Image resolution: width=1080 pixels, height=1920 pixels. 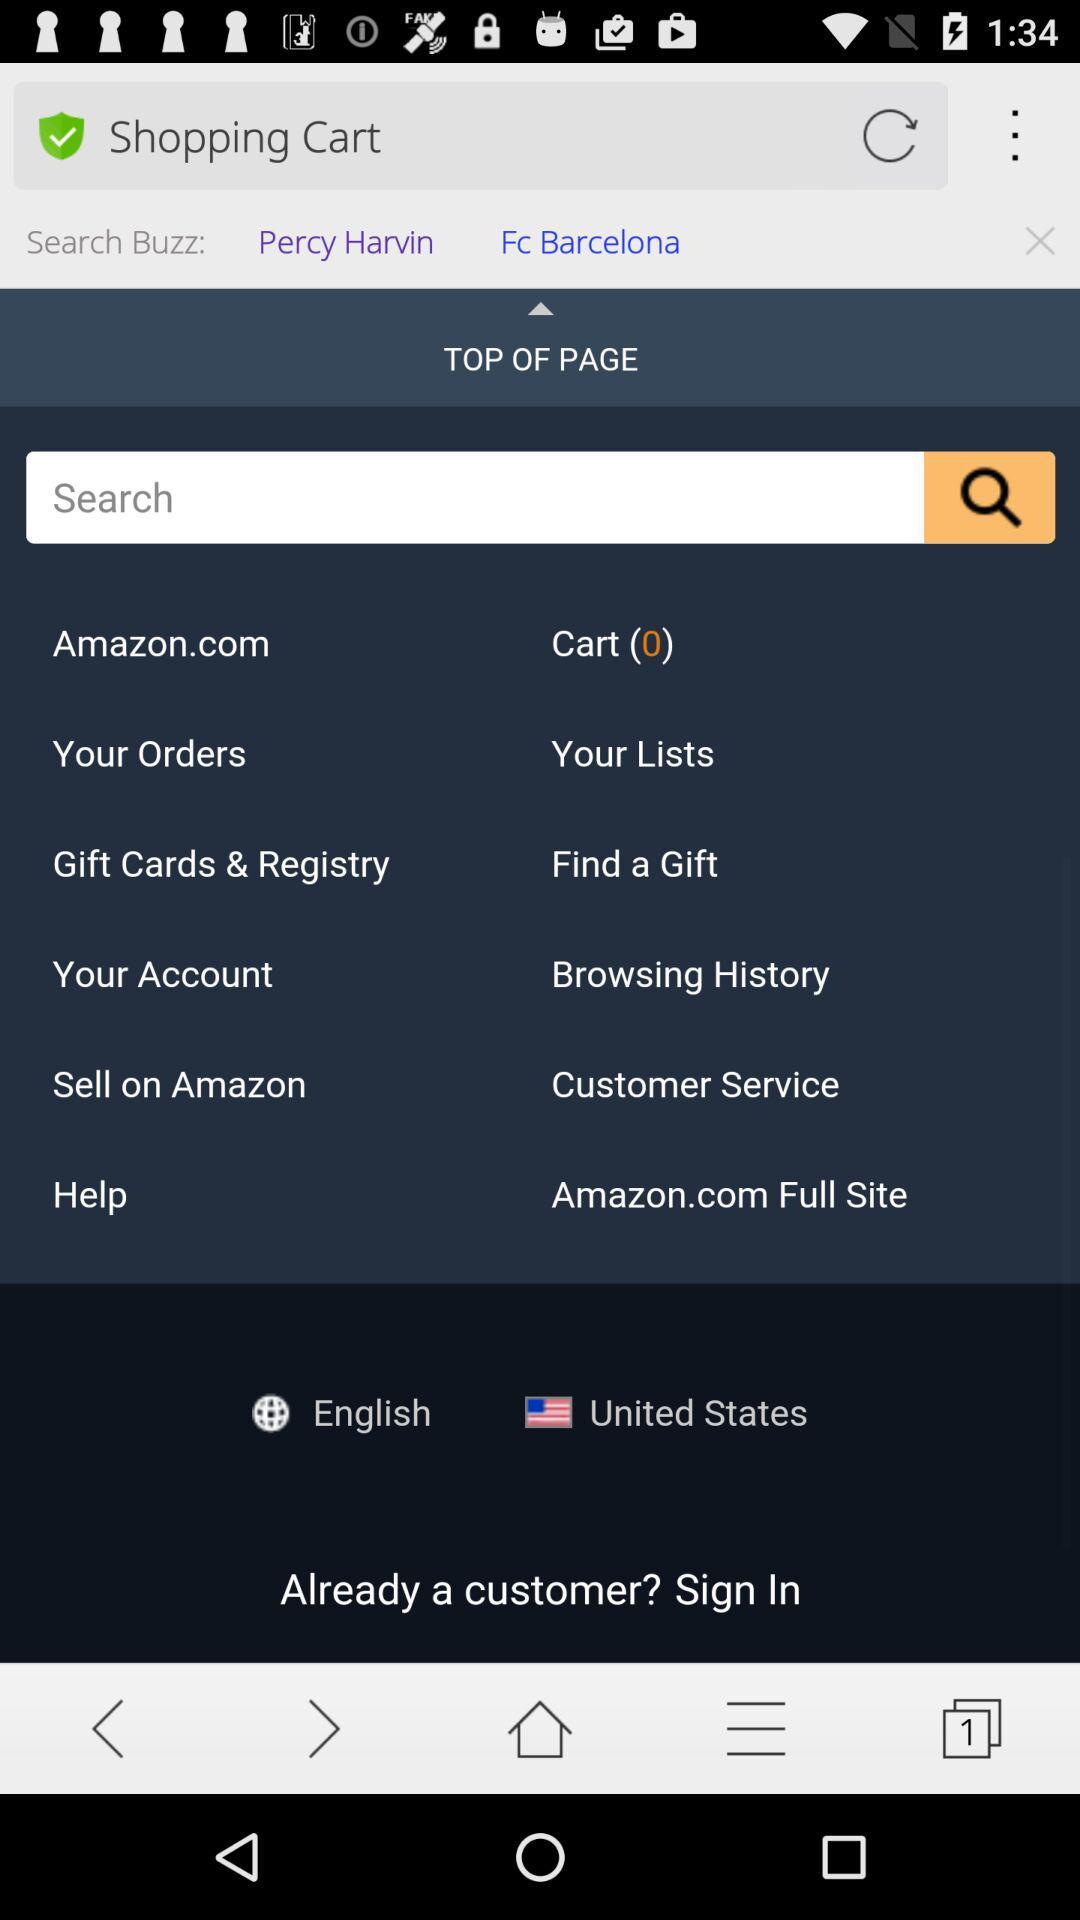 What do you see at coordinates (323, 1727) in the screenshot?
I see `next page` at bounding box center [323, 1727].